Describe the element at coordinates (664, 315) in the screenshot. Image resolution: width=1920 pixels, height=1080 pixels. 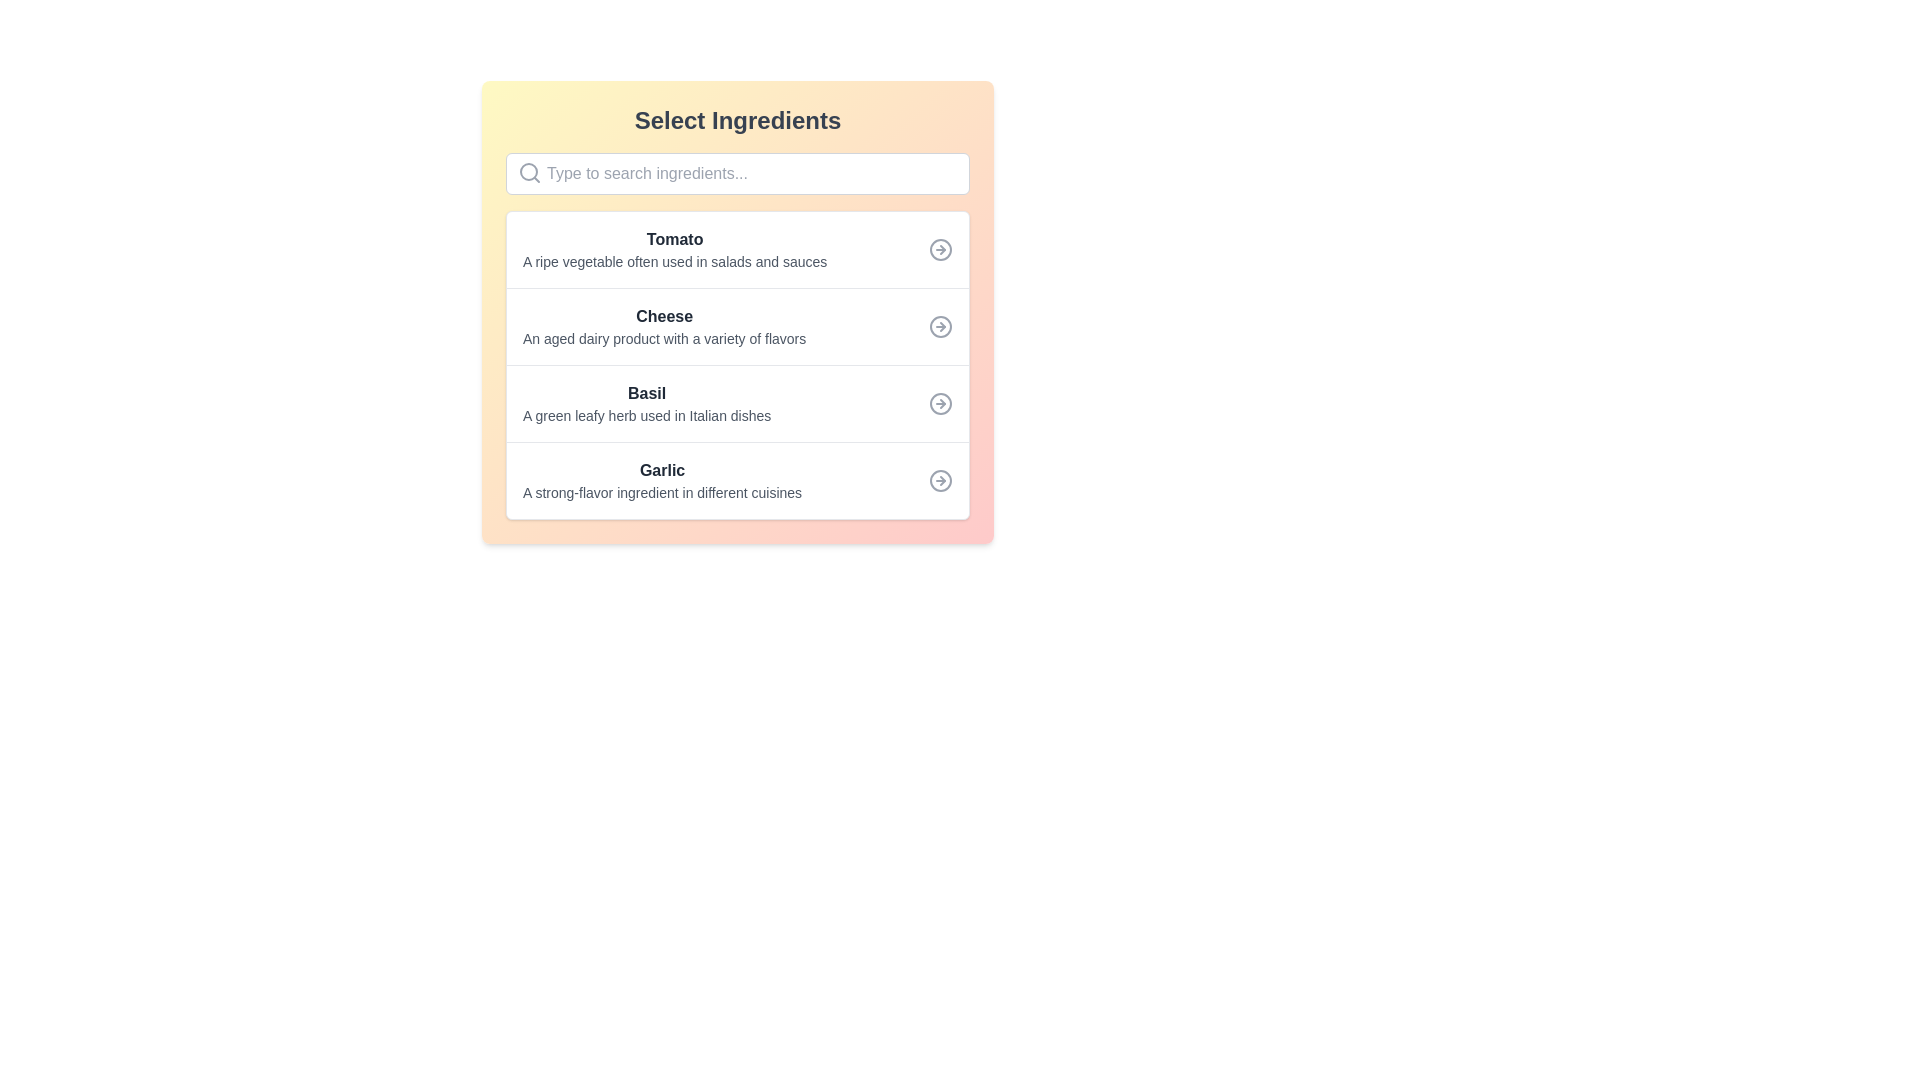
I see `the text label displaying 'Cheese', which is styled in bold dark gray and is the second entry in the list of ingredients between 'Tomato' and 'Basil'` at that location.